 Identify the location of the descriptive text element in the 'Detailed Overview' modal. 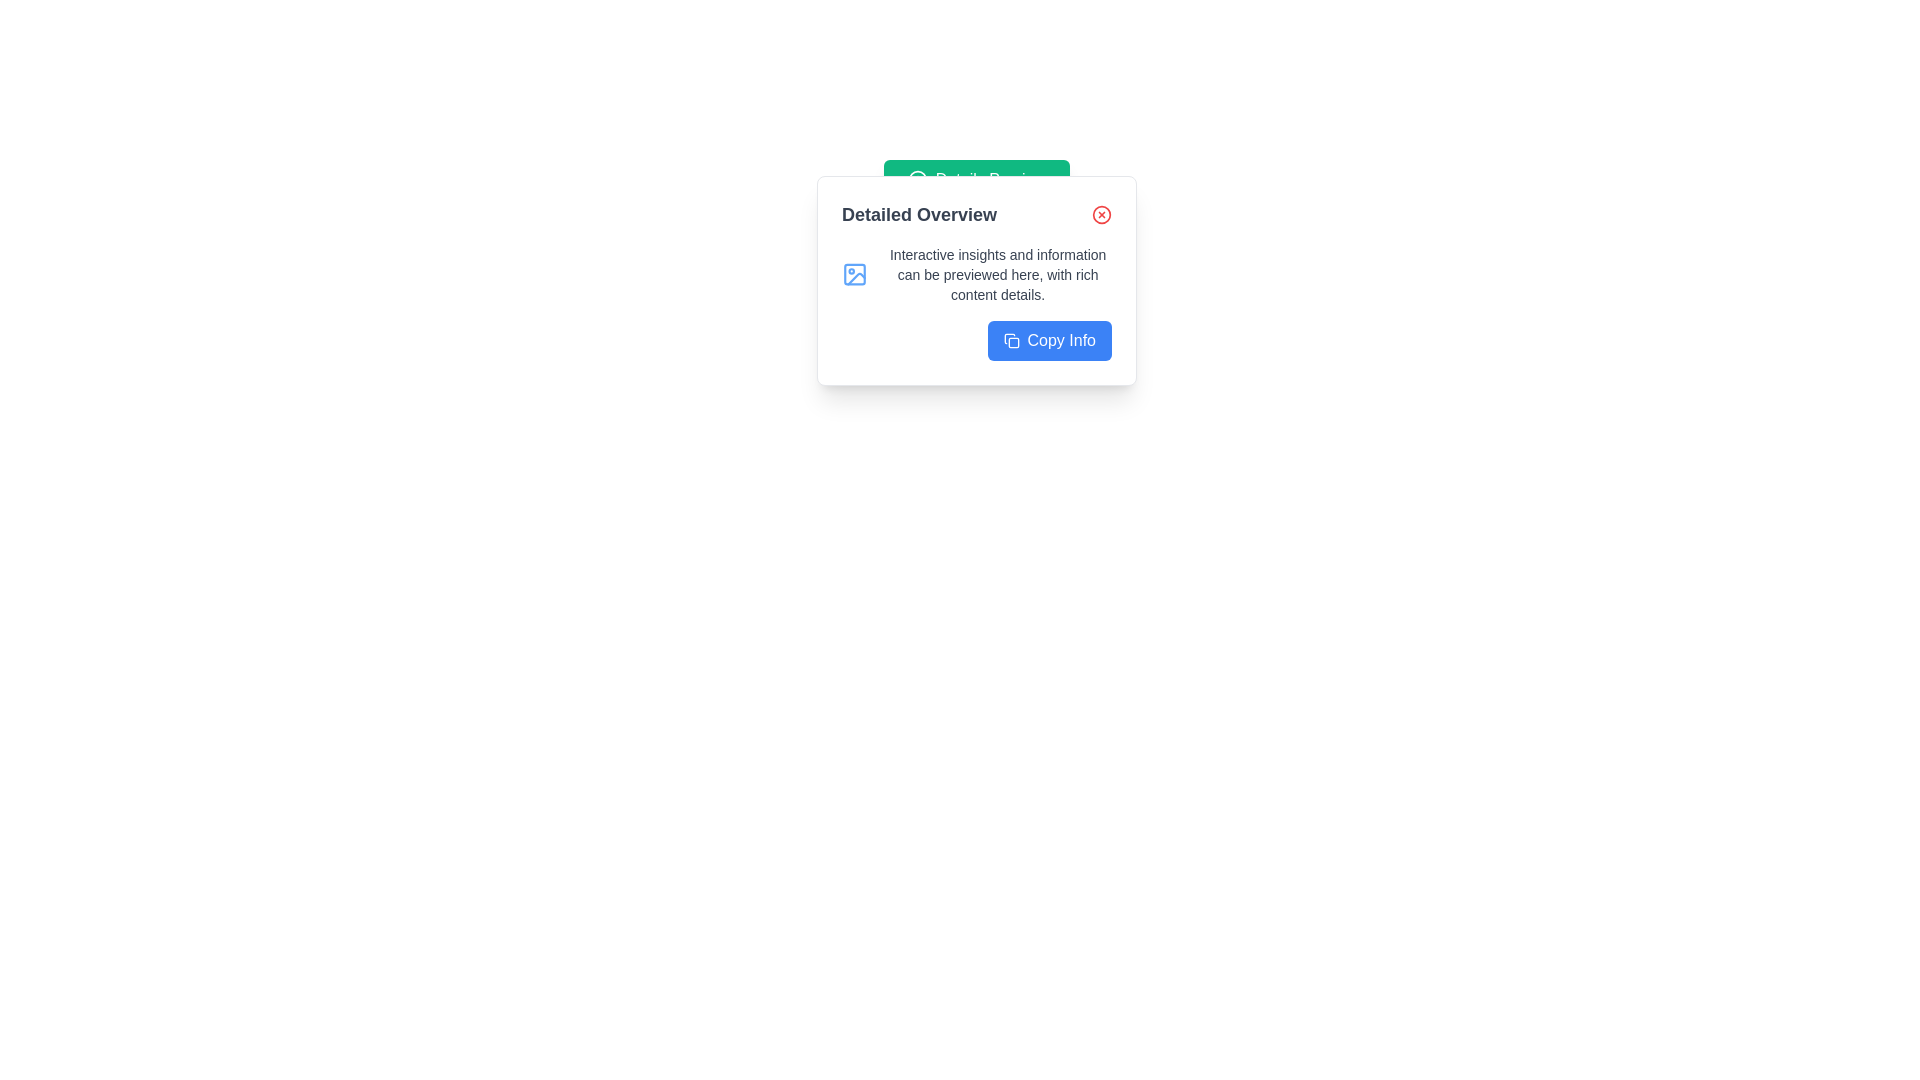
(998, 274).